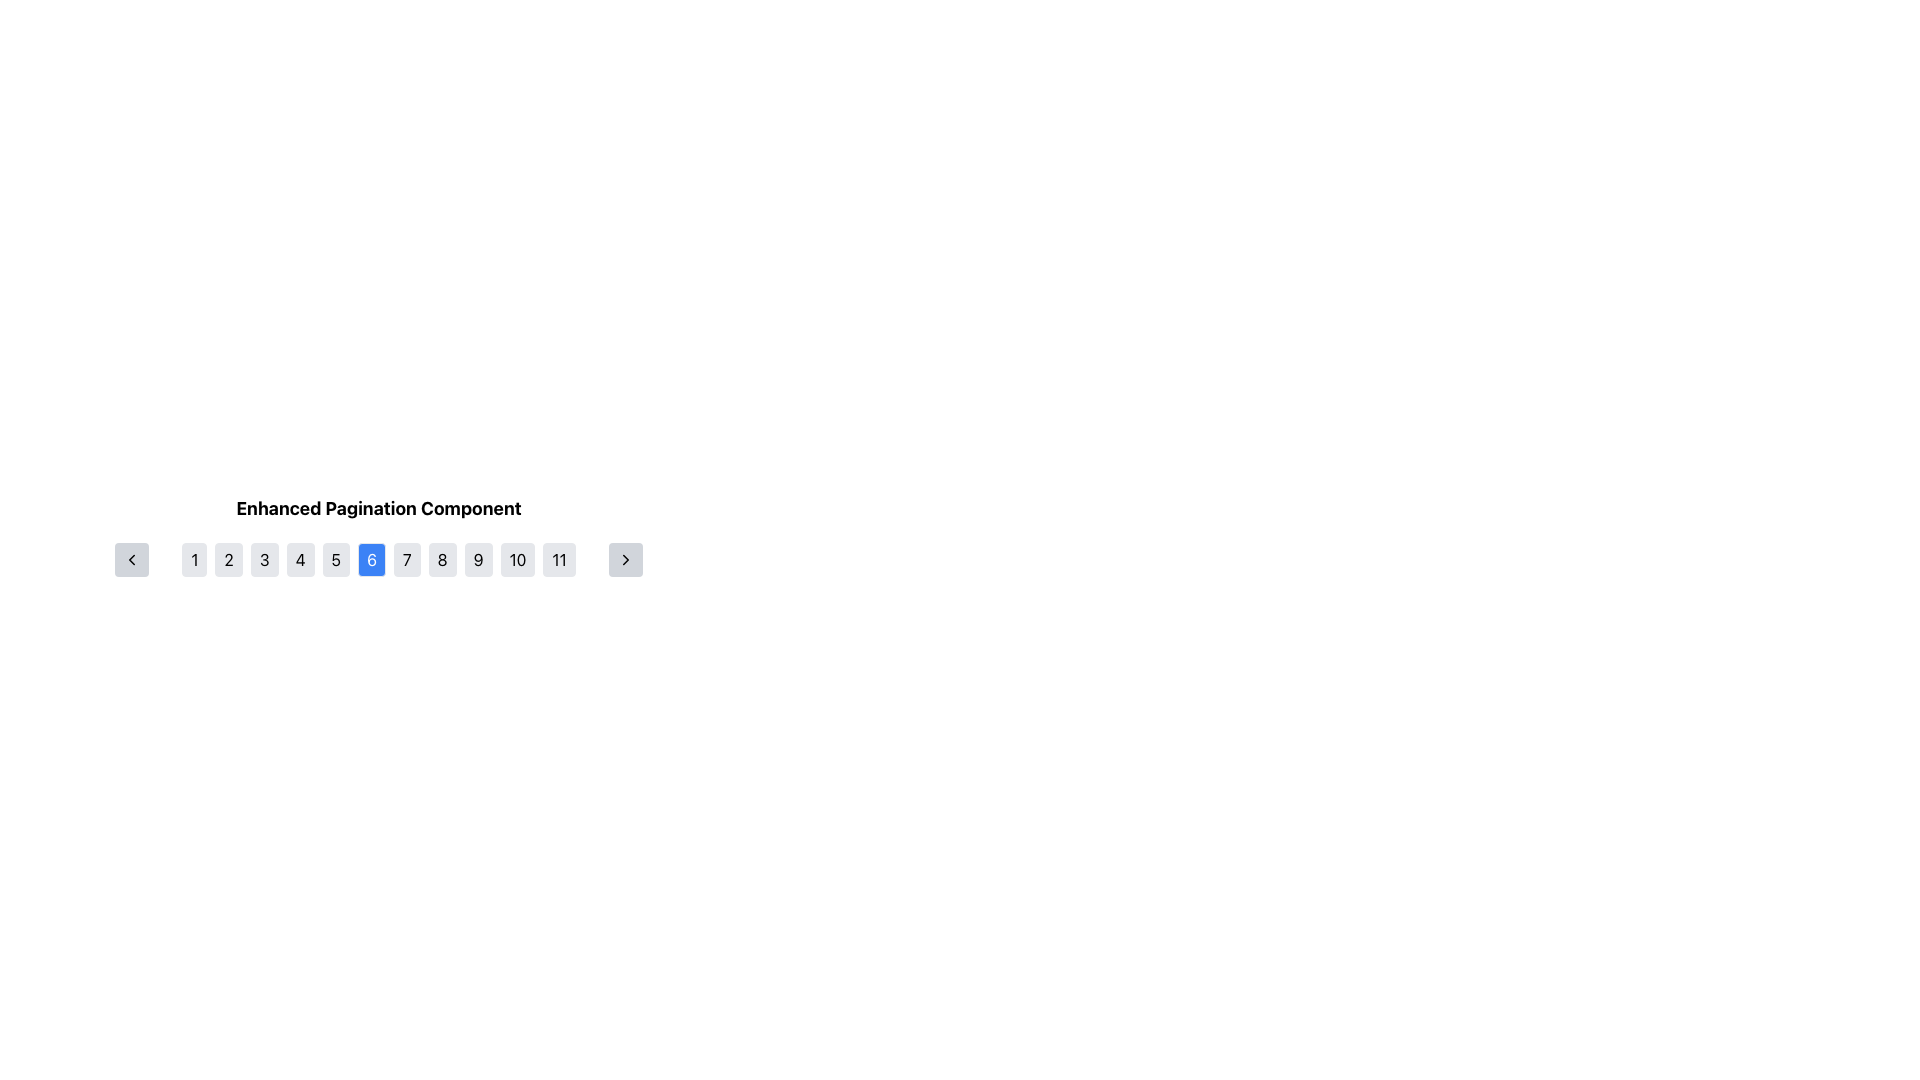  Describe the element at coordinates (131, 559) in the screenshot. I see `the square button with a light gray background and a left-pointing arrow icon located at the leftmost side of the pagination bar` at that location.